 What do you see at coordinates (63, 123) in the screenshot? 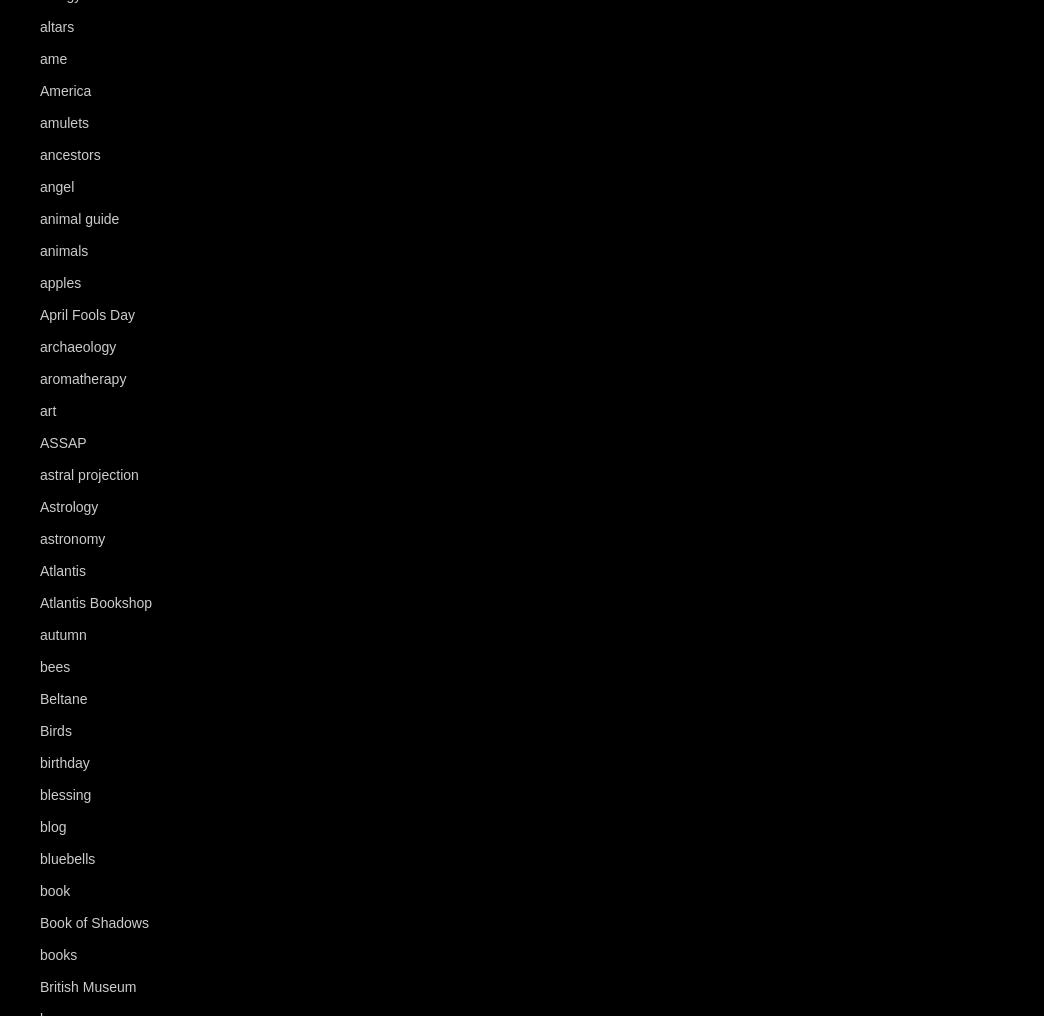
I see `'amulets'` at bounding box center [63, 123].